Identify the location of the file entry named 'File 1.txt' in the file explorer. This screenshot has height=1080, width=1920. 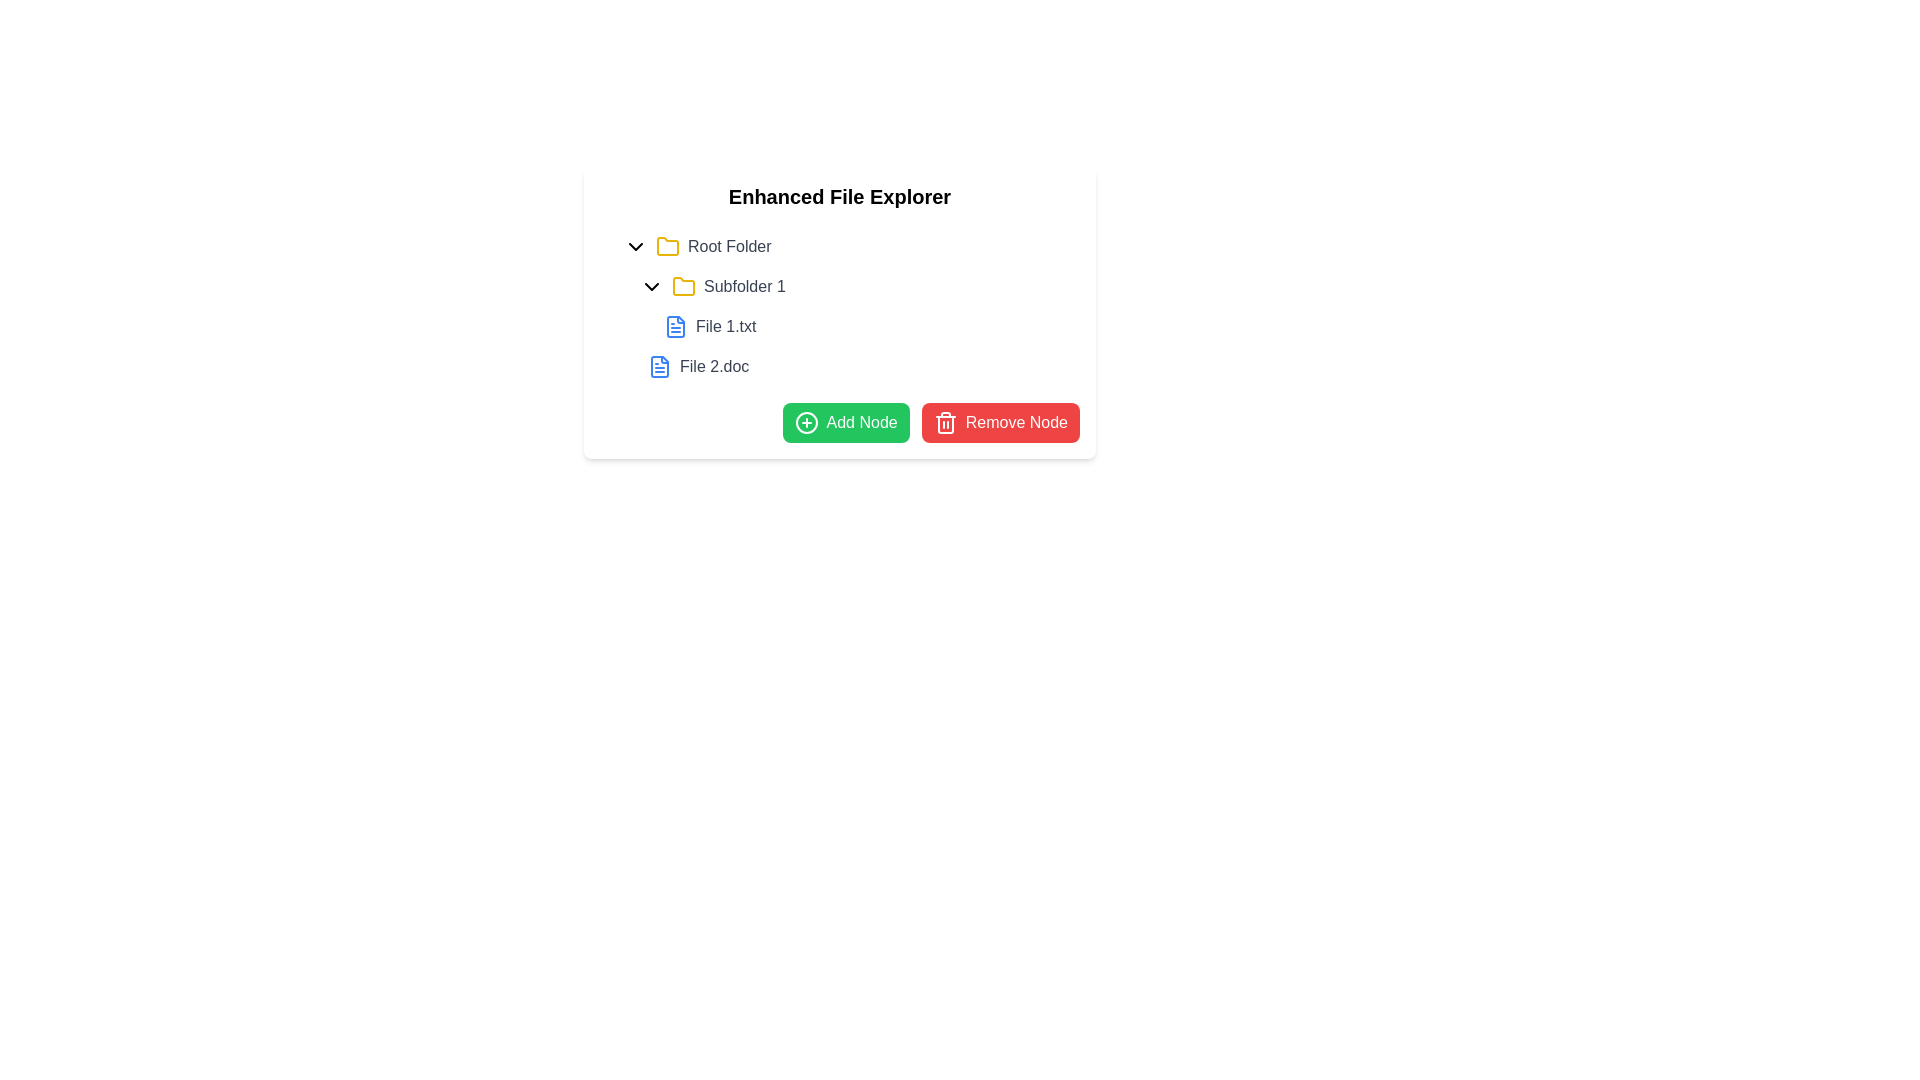
(710, 326).